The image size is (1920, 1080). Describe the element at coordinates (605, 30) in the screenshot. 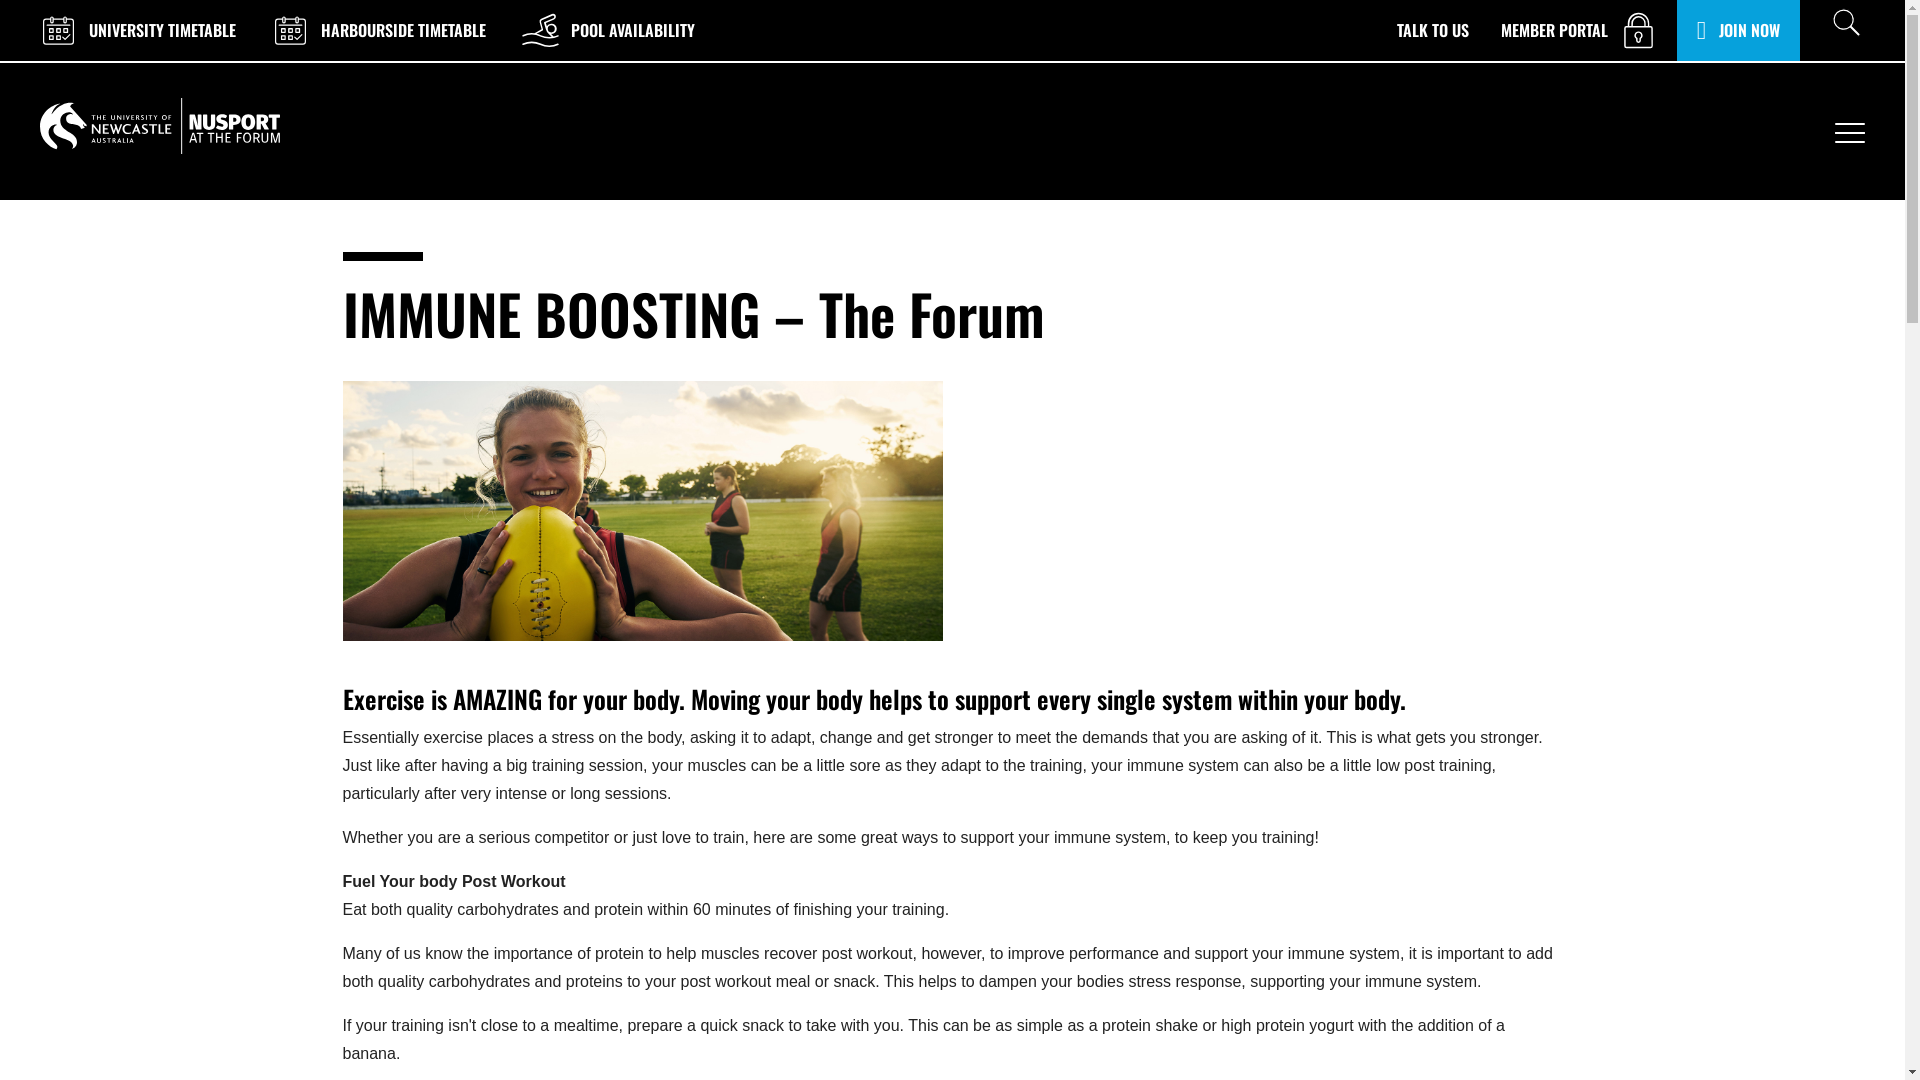

I see `'POOL AVAILABILITY'` at that location.